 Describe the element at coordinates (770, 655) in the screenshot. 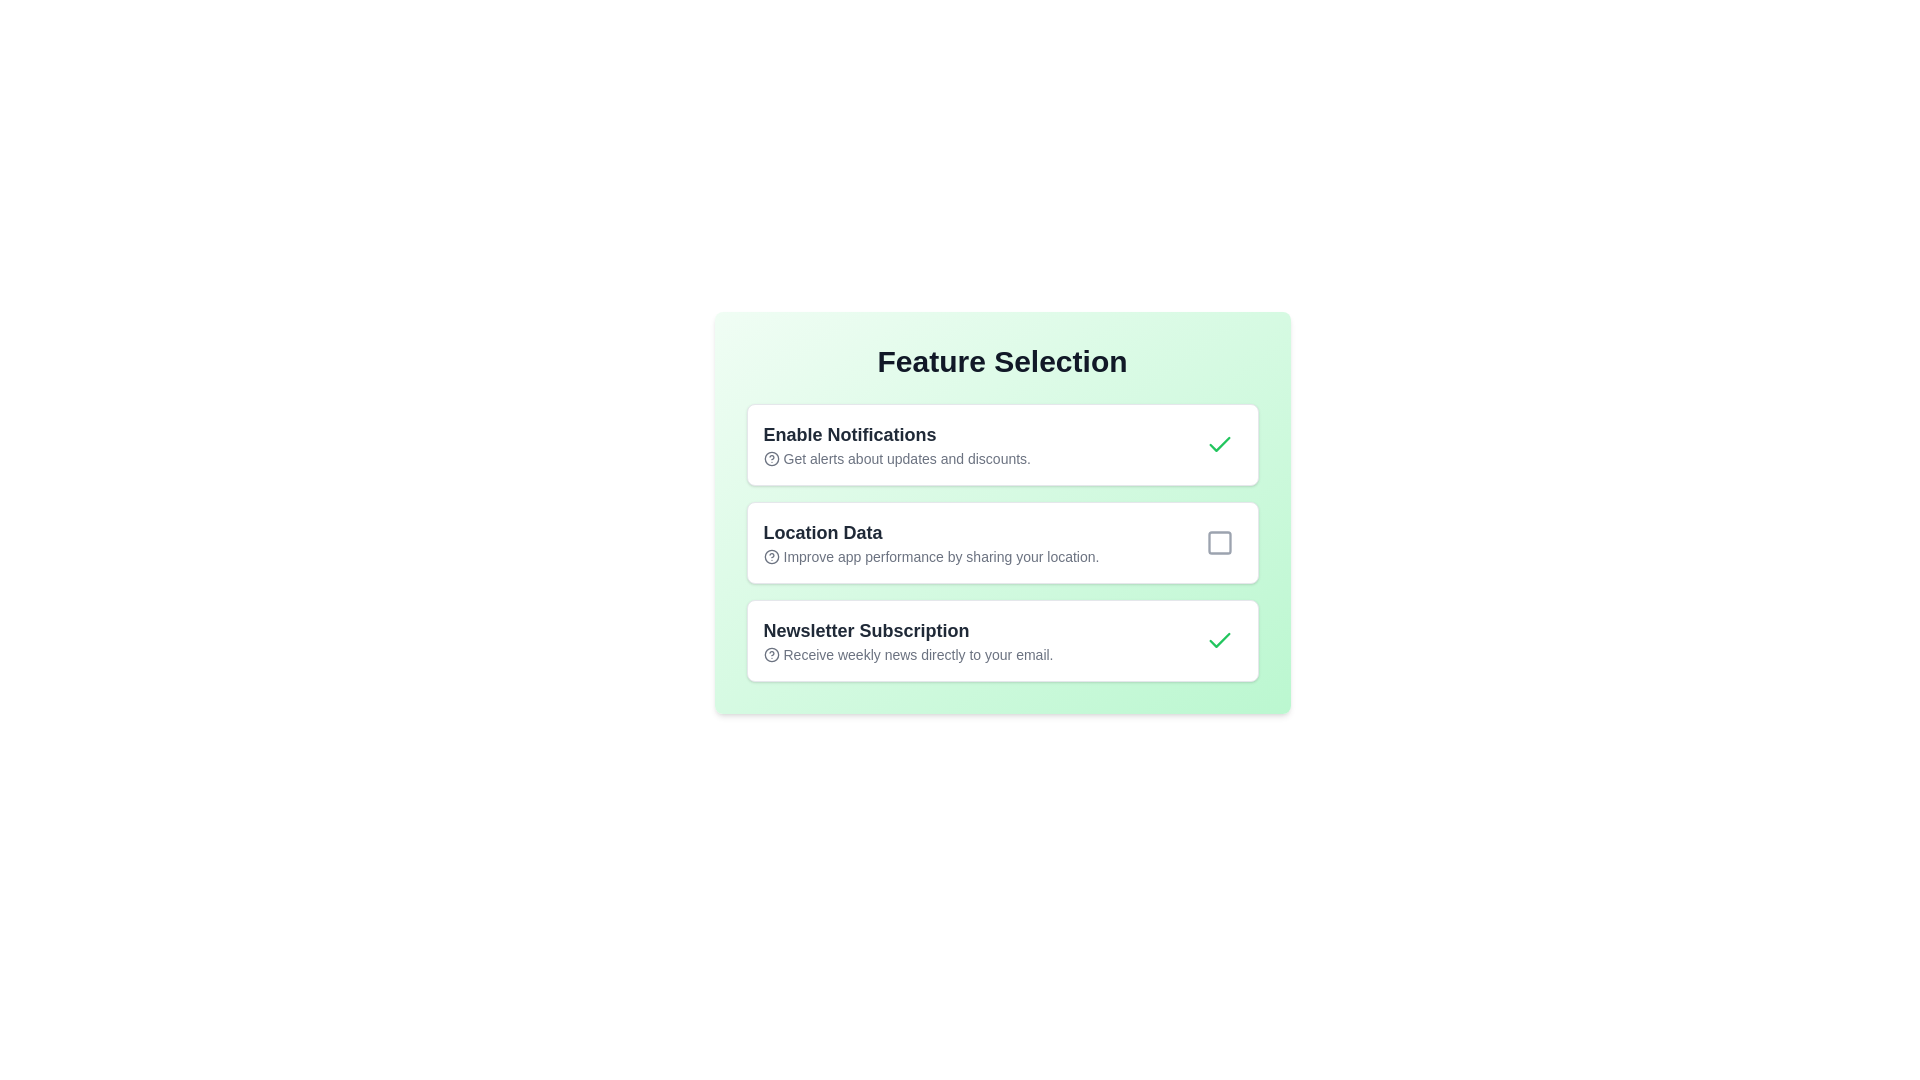

I see `the circular icon with a question mark next to the 'Receive weekly news directly to your email.' text in the 'Newsletter Subscription' feature section` at that location.